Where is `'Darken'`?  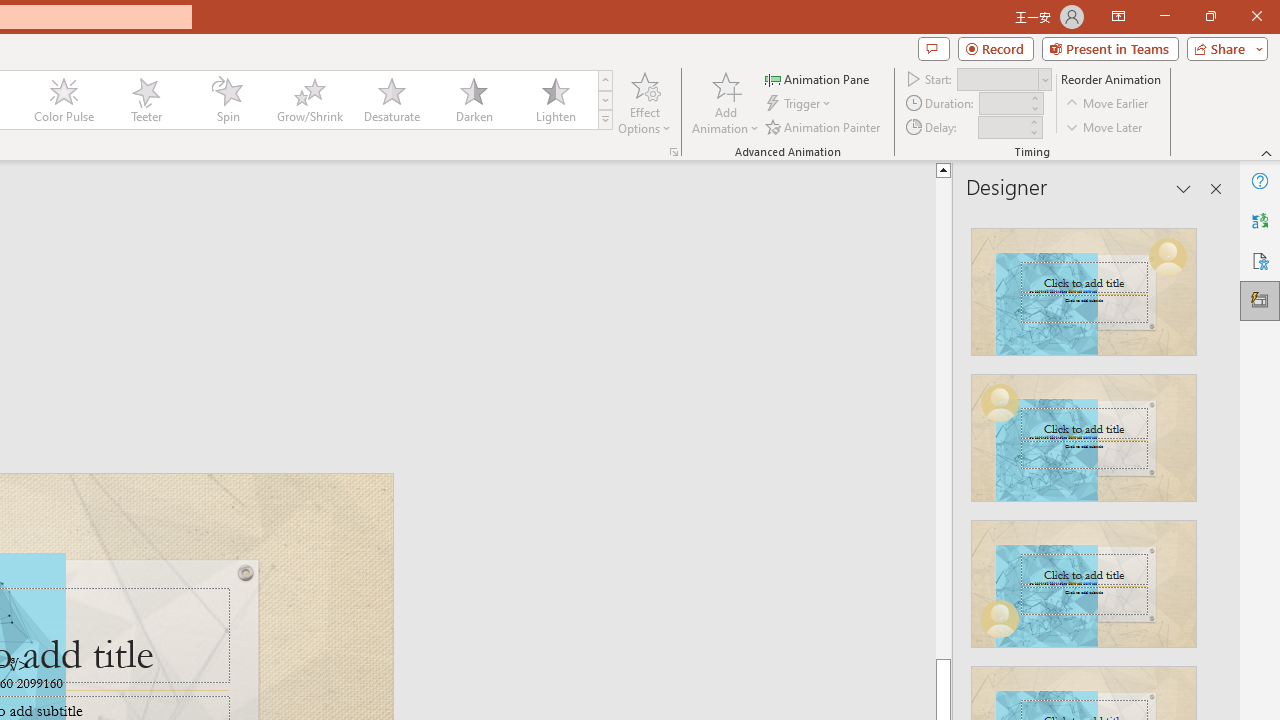
'Darken' is located at coordinates (472, 100).